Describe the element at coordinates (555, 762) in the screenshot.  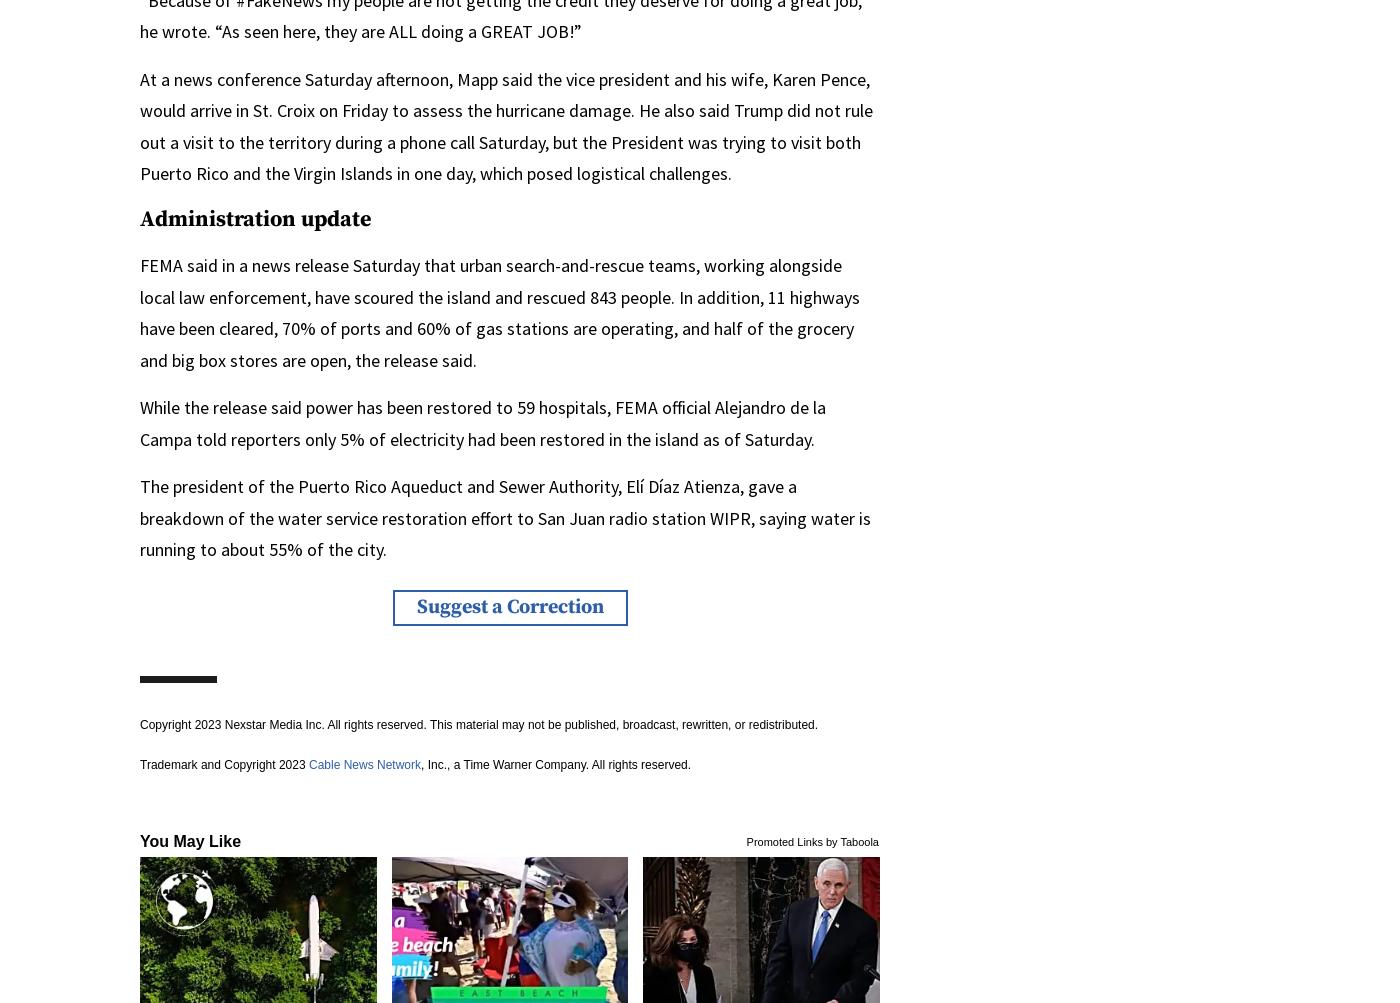
I see `', Inc., a Time Warner Company. All rights reserved.'` at that location.